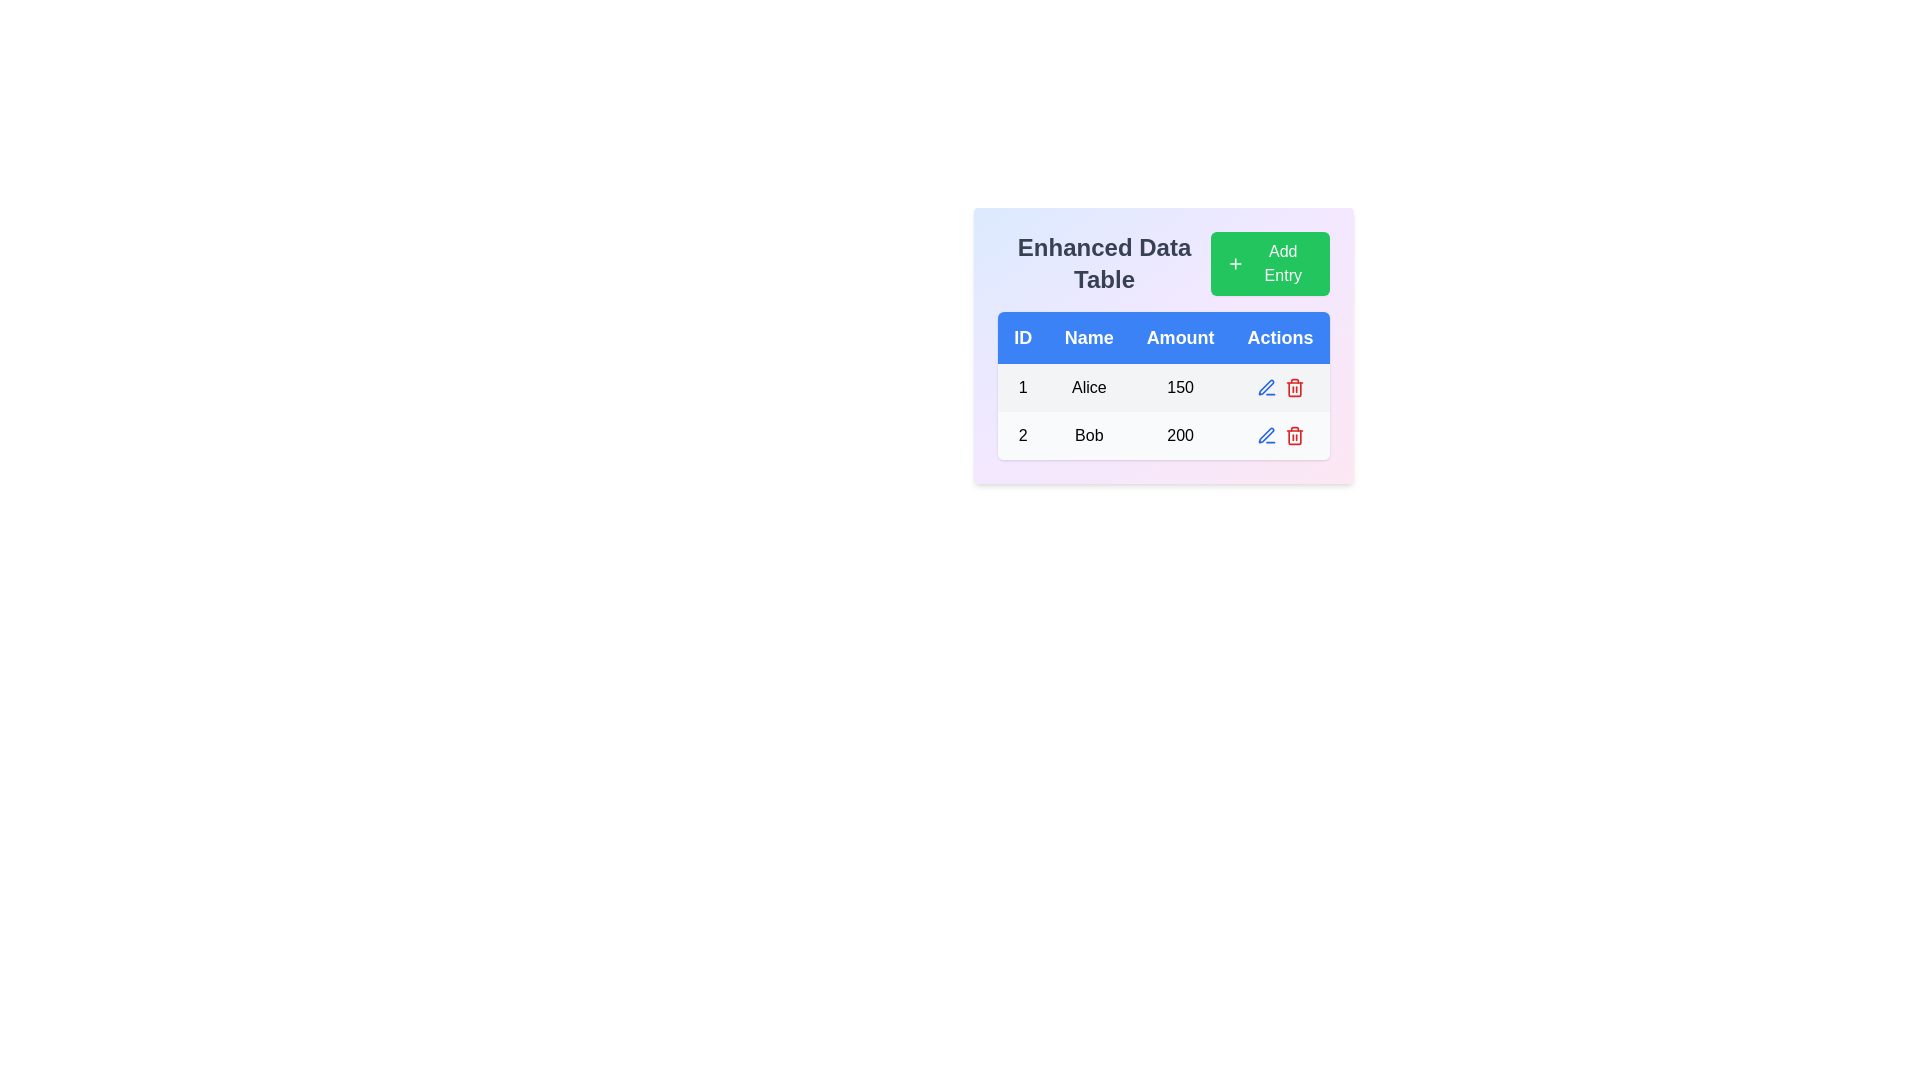 This screenshot has width=1920, height=1080. I want to click on the red trash bin icon within the interactive control group in the 'Actions' column of the data table row labeled '2 Bob 200', so click(1280, 434).